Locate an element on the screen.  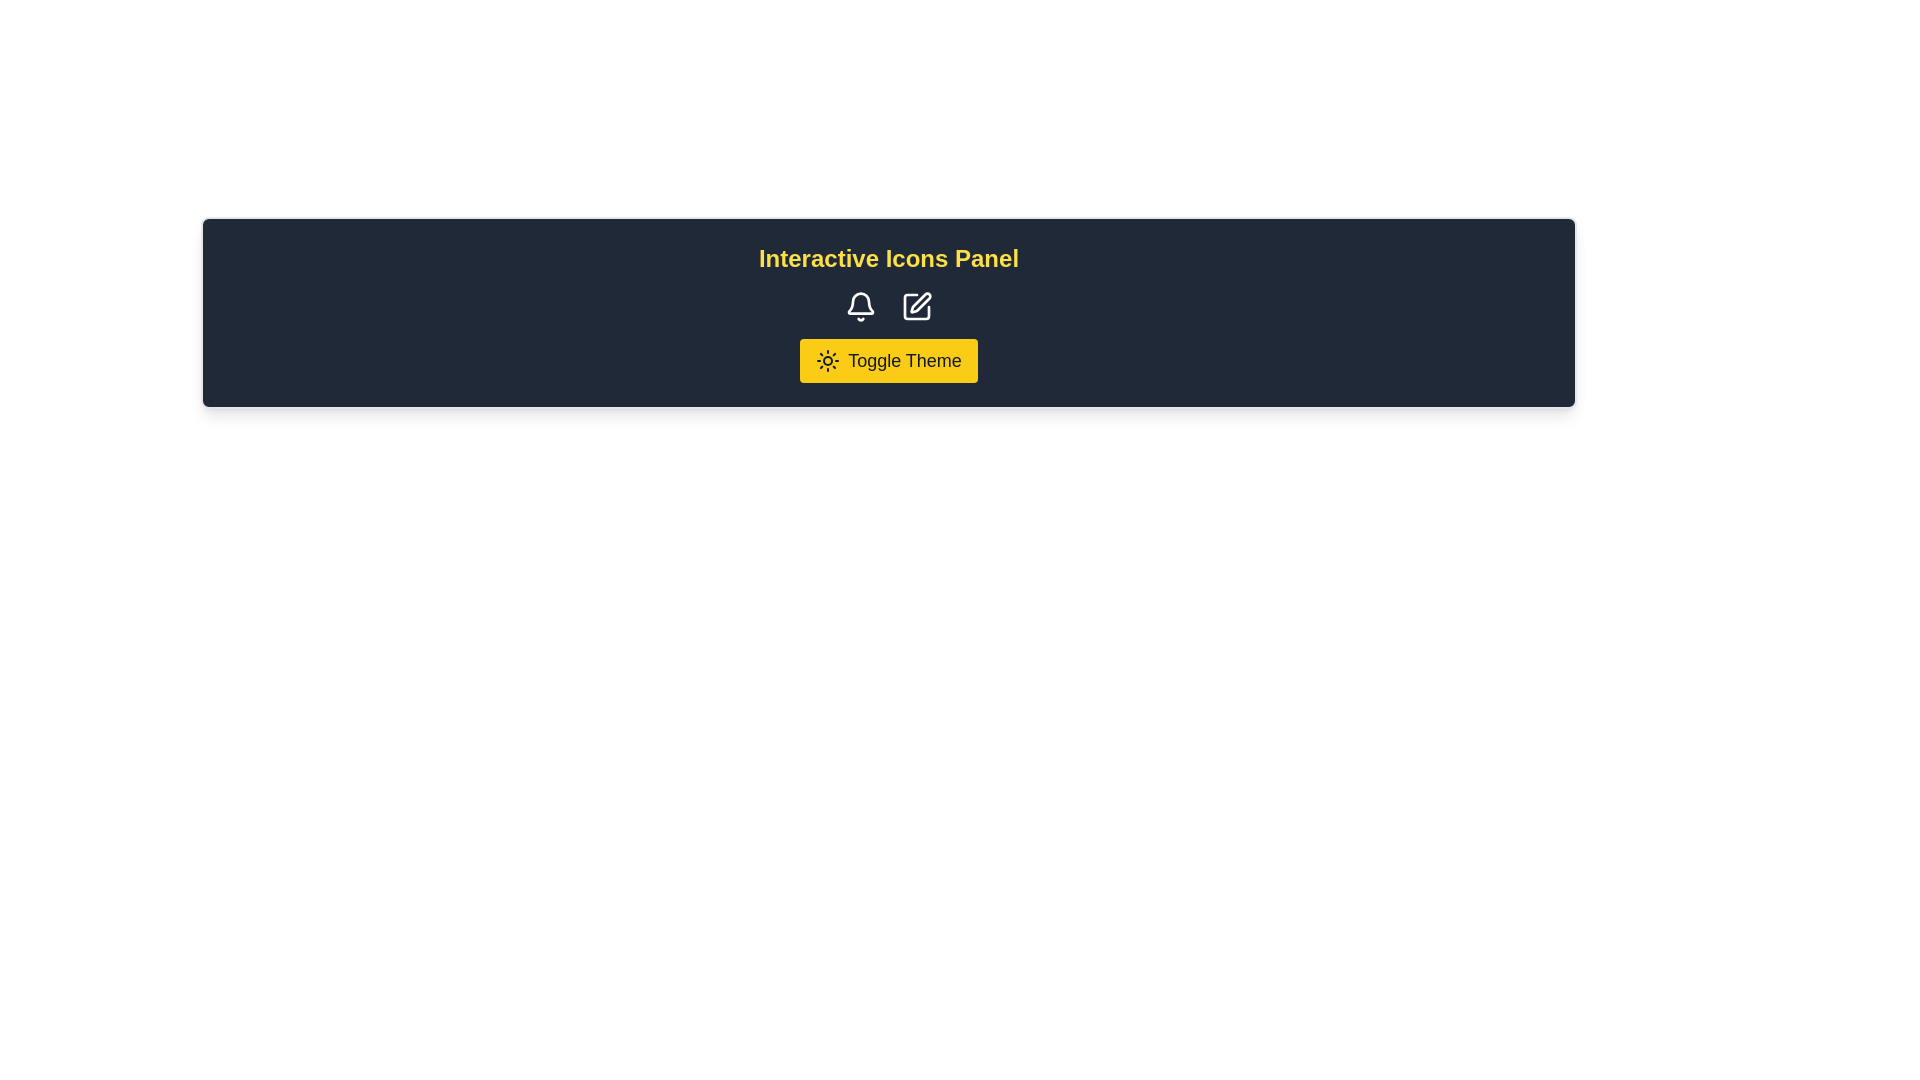
the theme switch button located at the center-bottom of the panel, directly below the bell and pen icons is located at coordinates (887, 361).